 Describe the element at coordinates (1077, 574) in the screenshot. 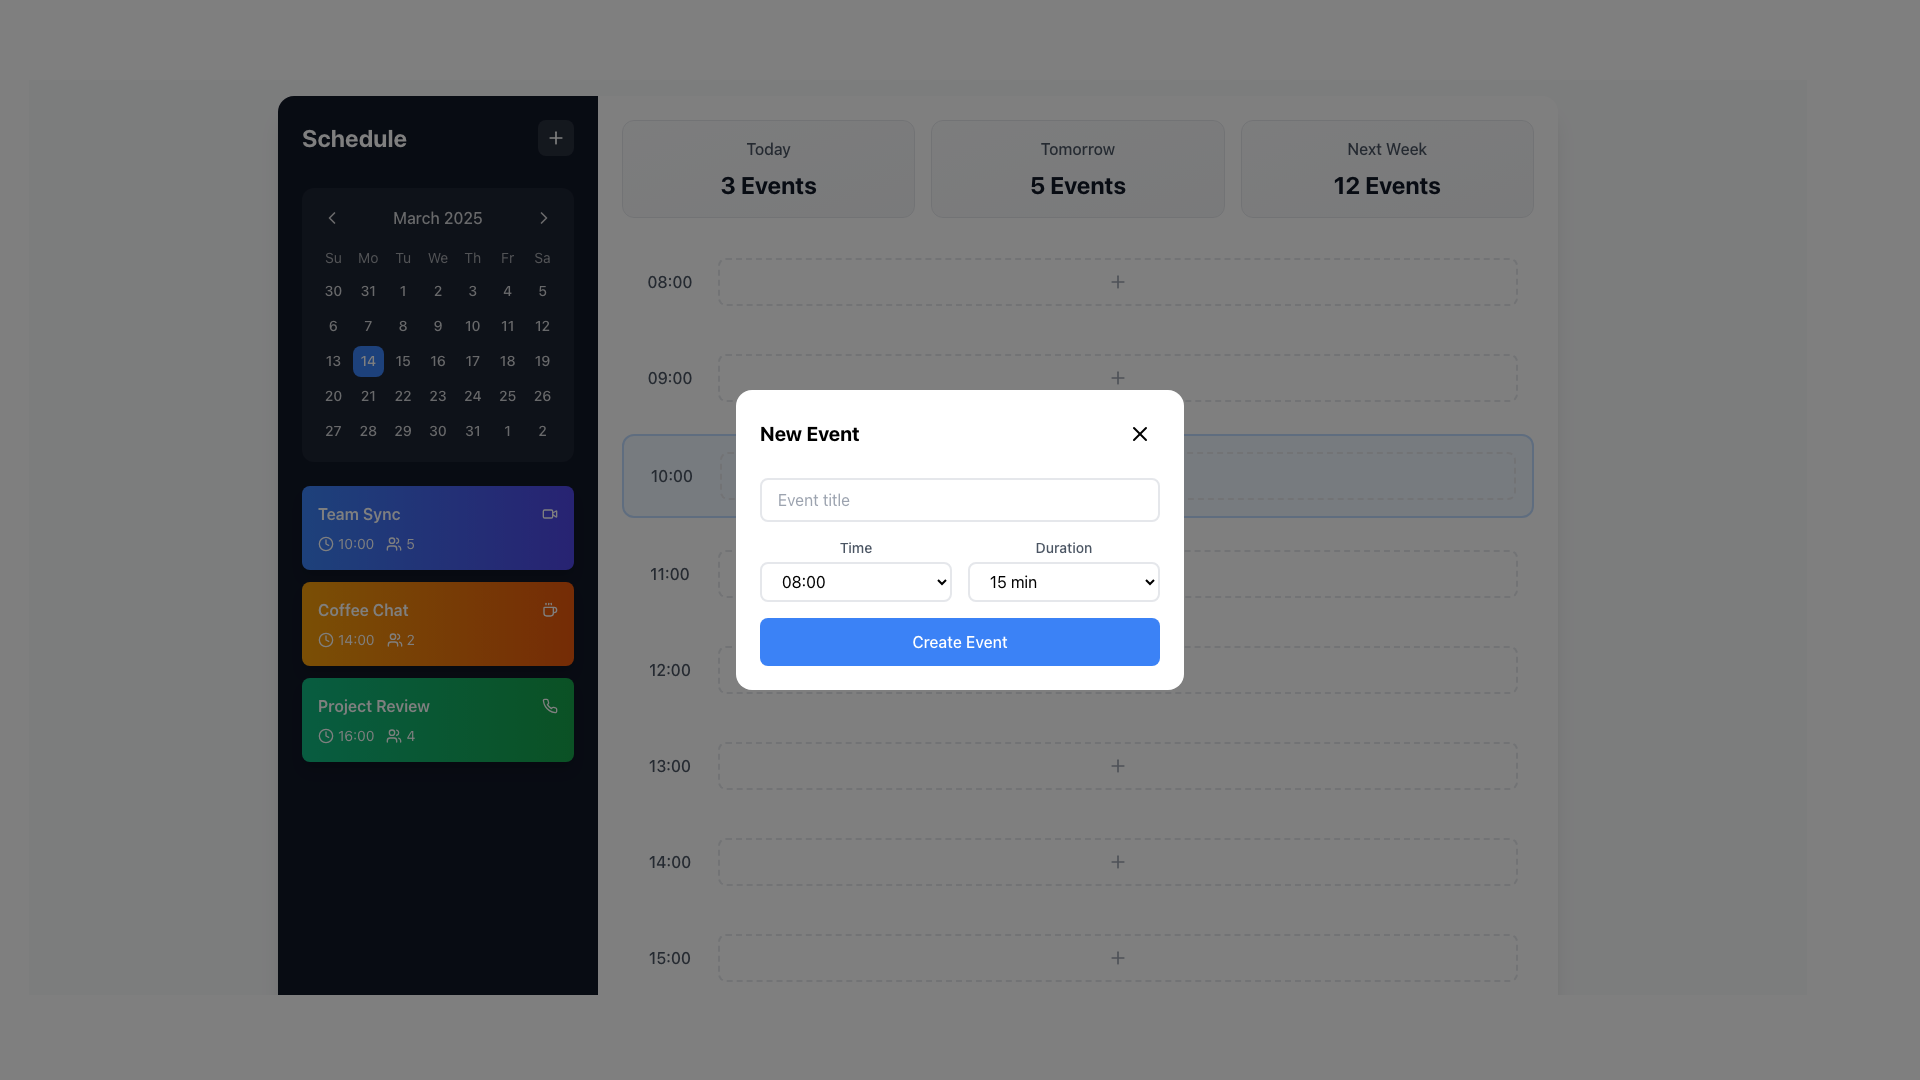

I see `the fourth time slot in the schedule, located below the 'New Event' dialog box and aligned with the 'Time' selector` at that location.